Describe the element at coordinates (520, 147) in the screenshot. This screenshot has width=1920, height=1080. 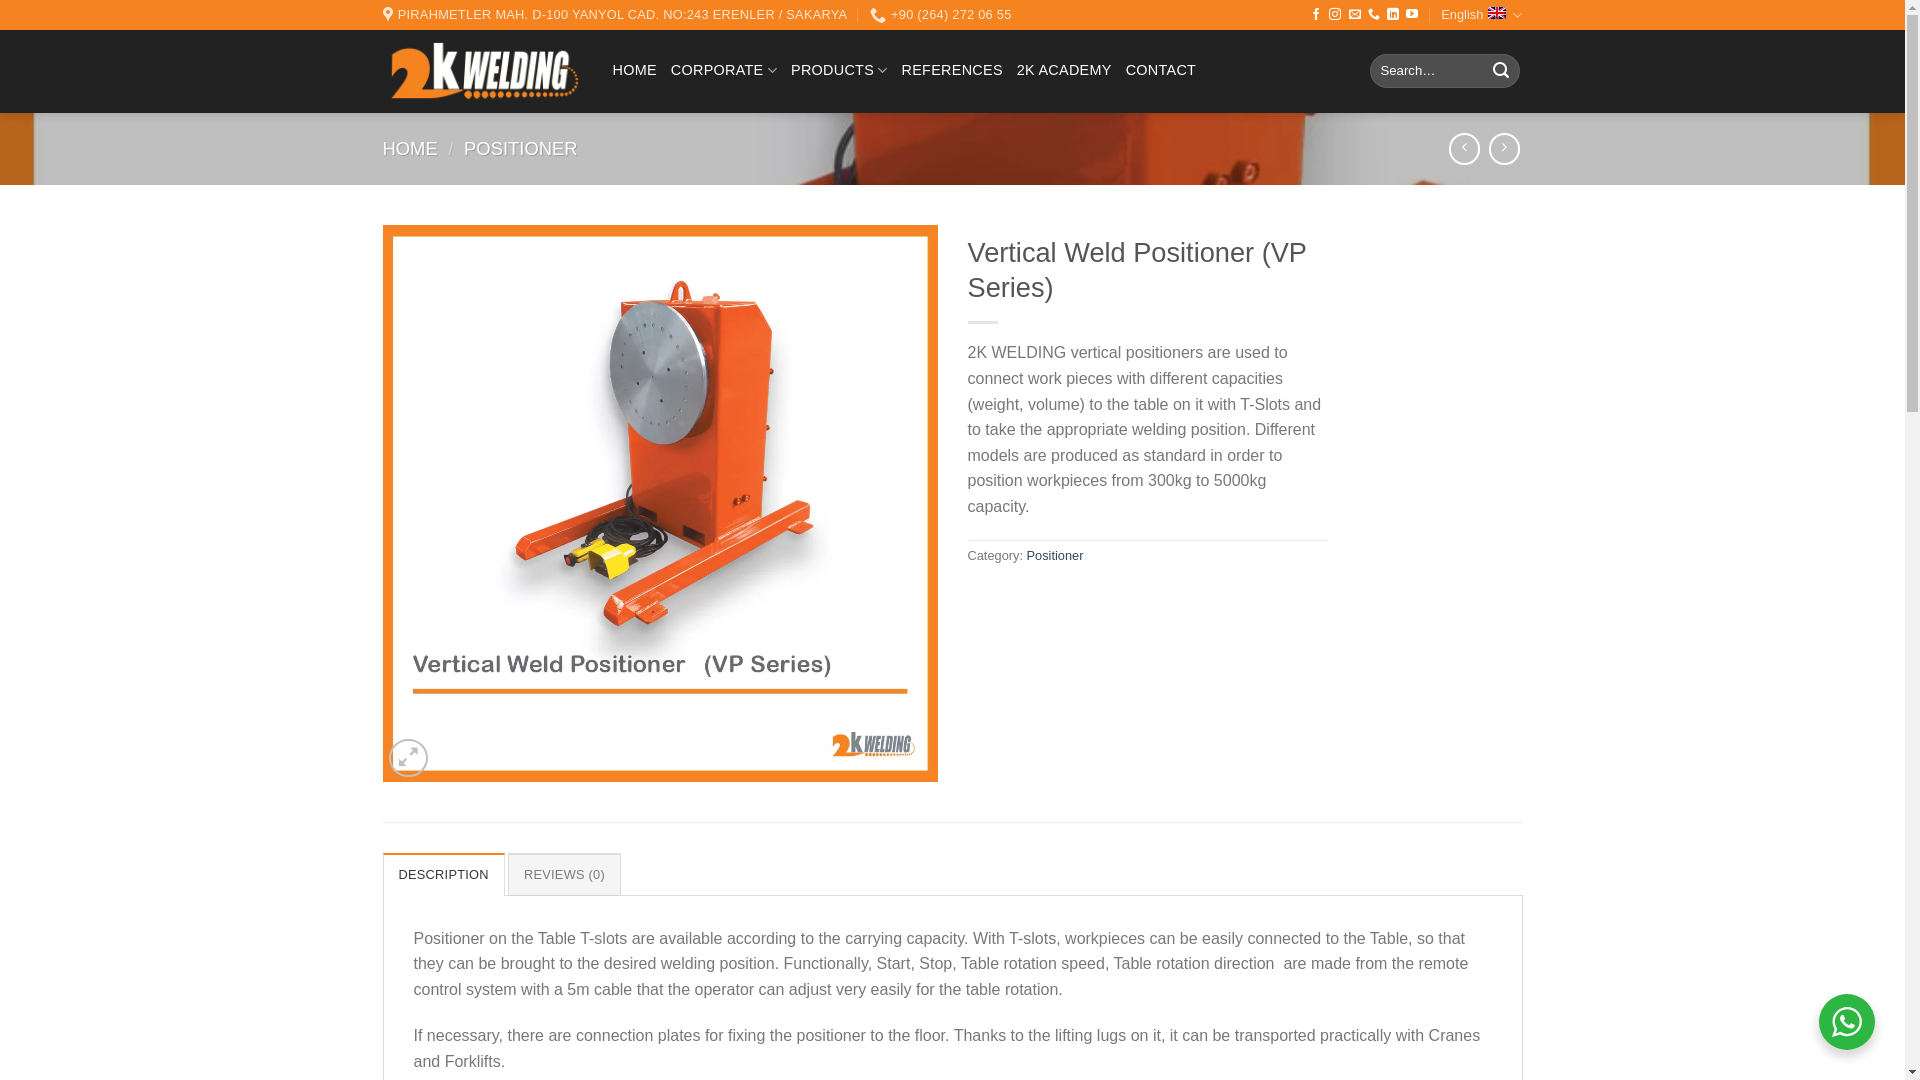
I see `'POSITIONER'` at that location.